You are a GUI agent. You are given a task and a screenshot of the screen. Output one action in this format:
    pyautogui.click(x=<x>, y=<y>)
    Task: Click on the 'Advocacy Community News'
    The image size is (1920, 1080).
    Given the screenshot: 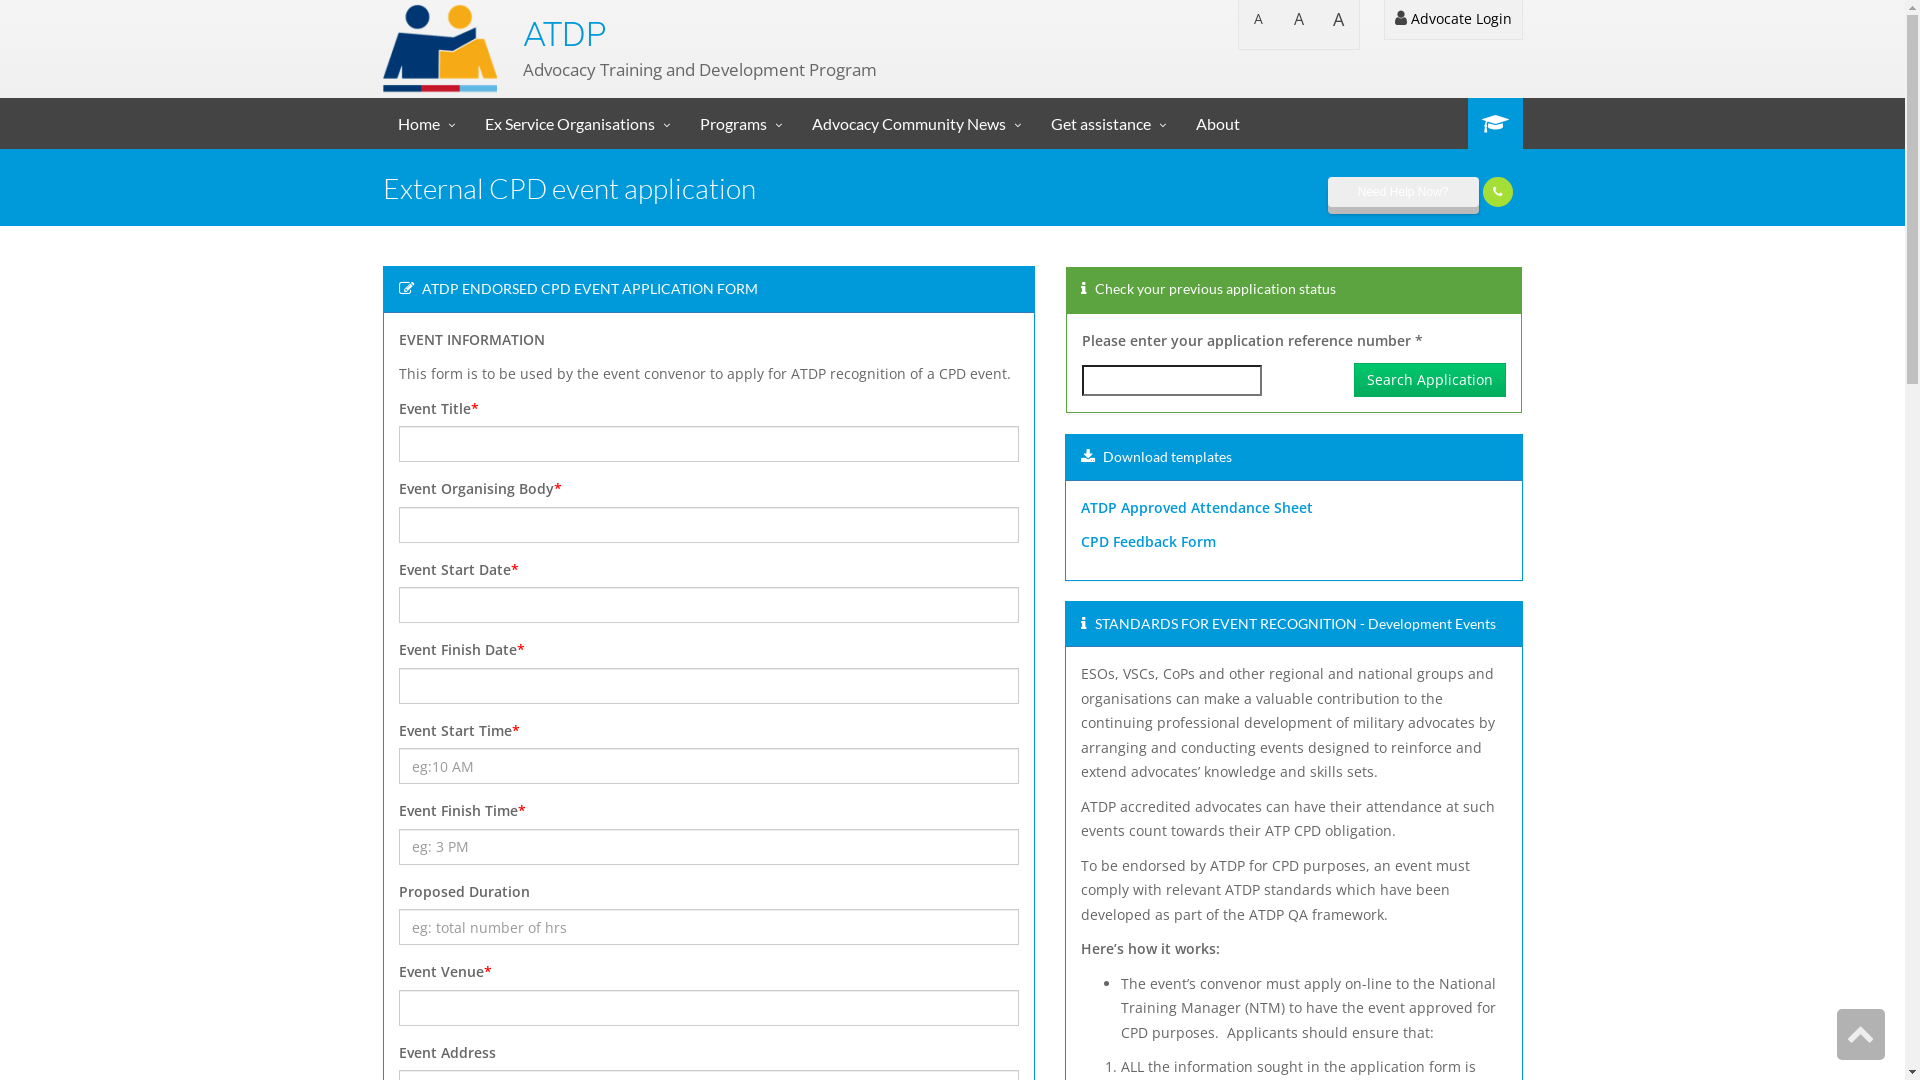 What is the action you would take?
    pyautogui.click(x=795, y=123)
    